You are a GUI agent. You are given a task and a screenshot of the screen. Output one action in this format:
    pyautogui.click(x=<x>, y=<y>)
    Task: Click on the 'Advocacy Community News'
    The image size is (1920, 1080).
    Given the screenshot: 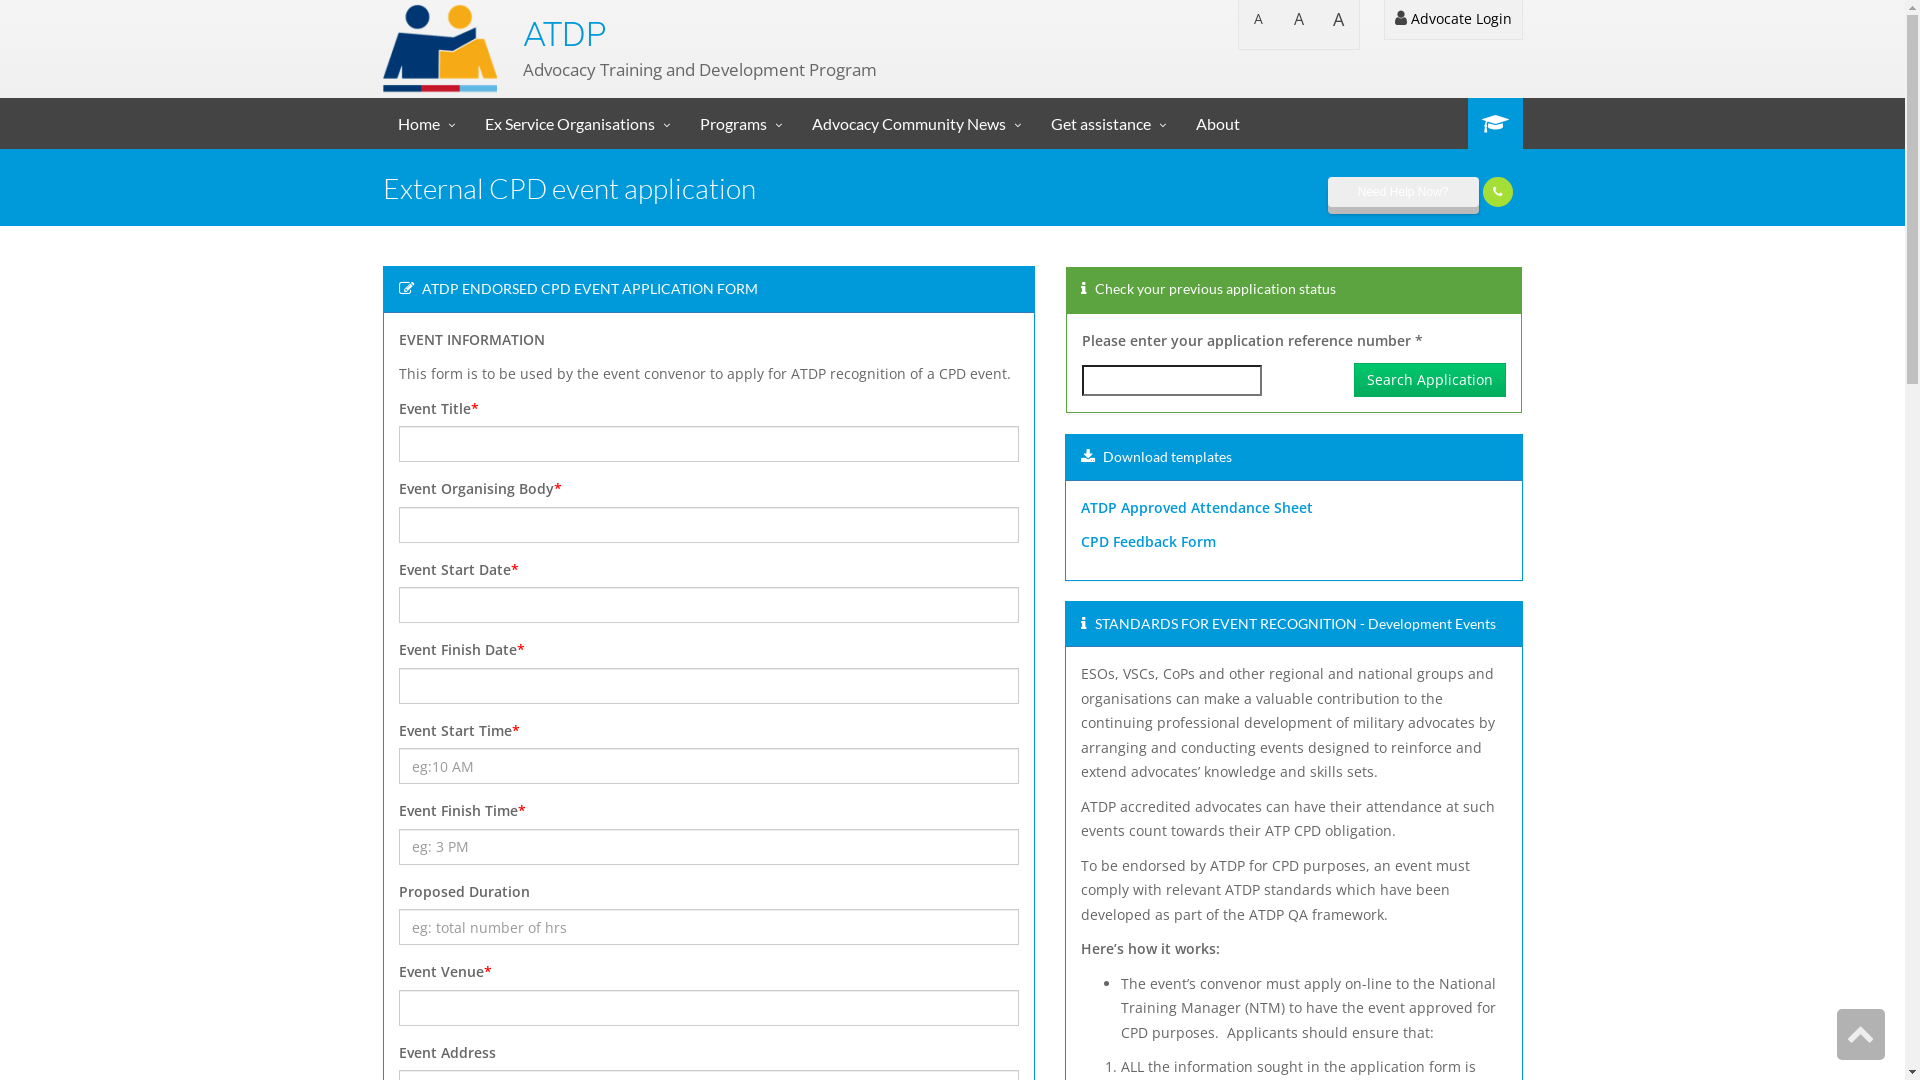 What is the action you would take?
    pyautogui.click(x=795, y=123)
    